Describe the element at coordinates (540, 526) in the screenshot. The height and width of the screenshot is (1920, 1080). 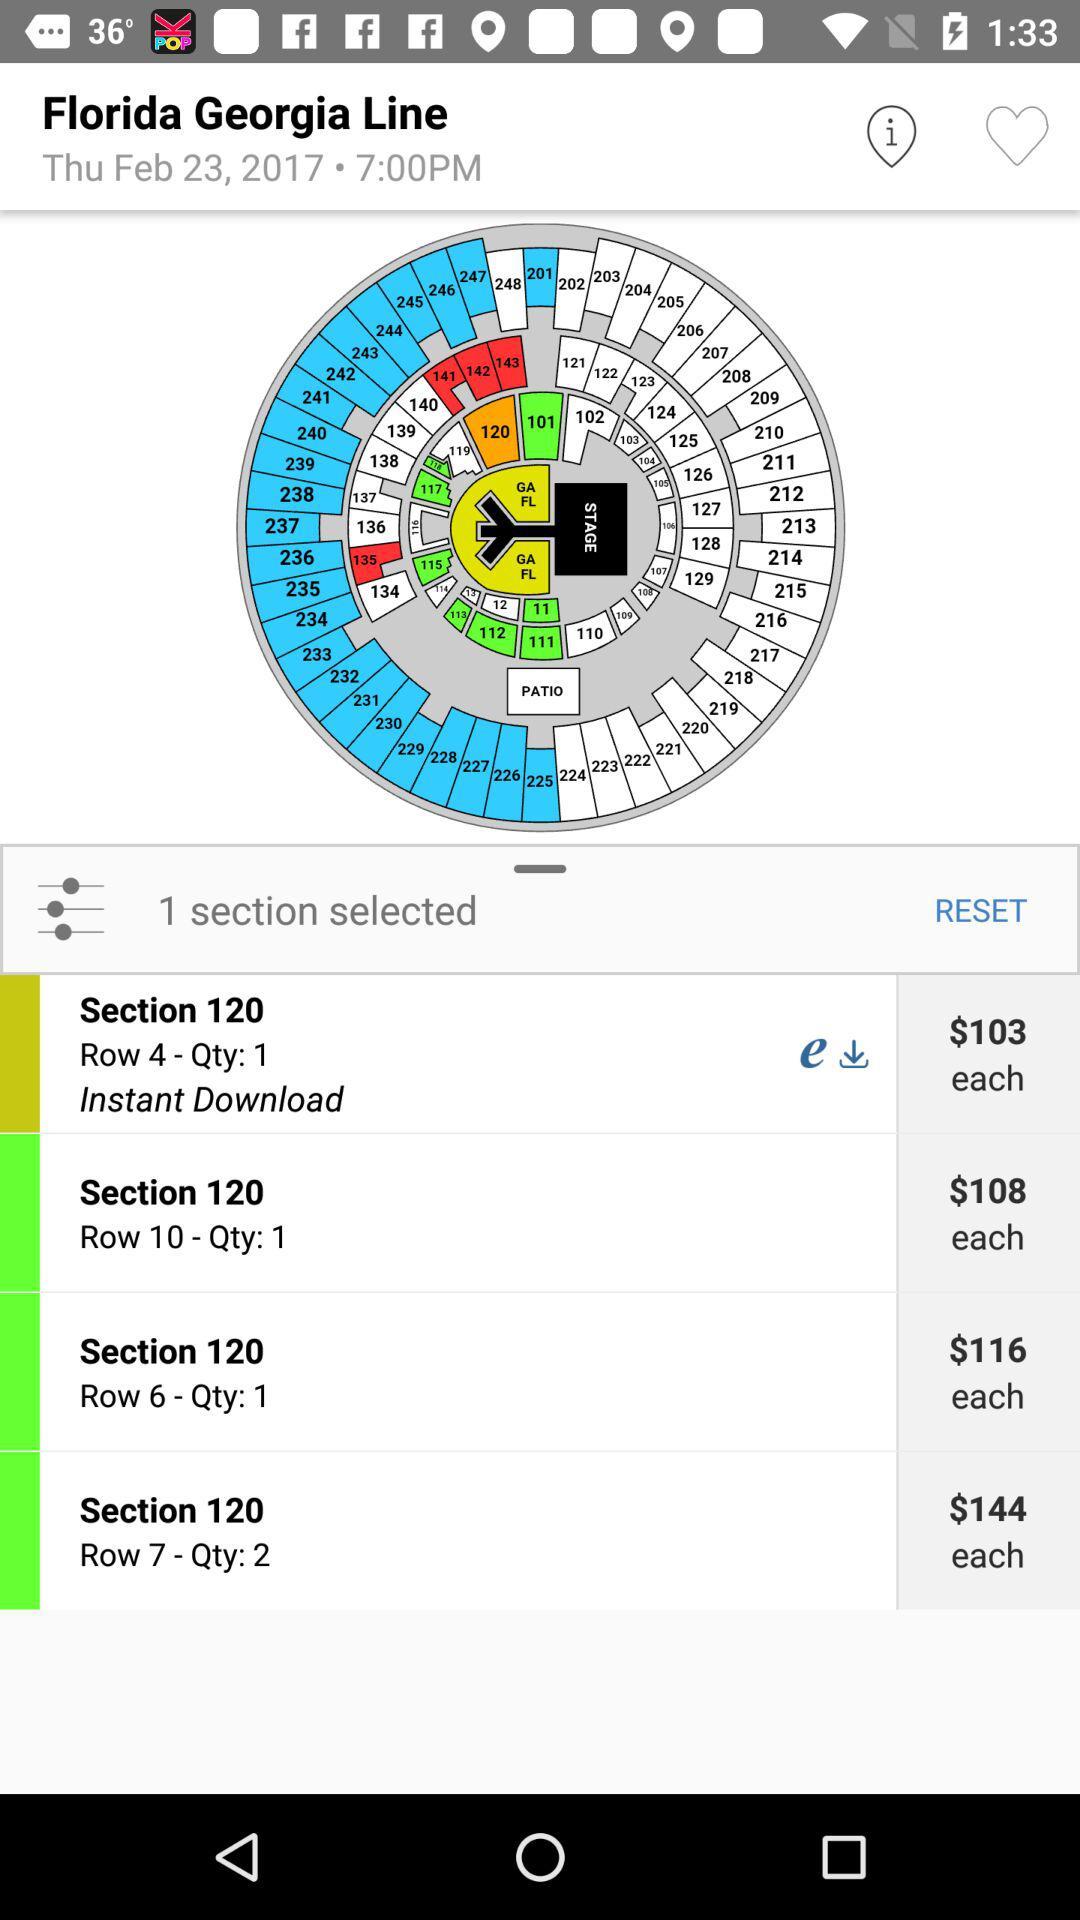
I see `icon above reset icon` at that location.